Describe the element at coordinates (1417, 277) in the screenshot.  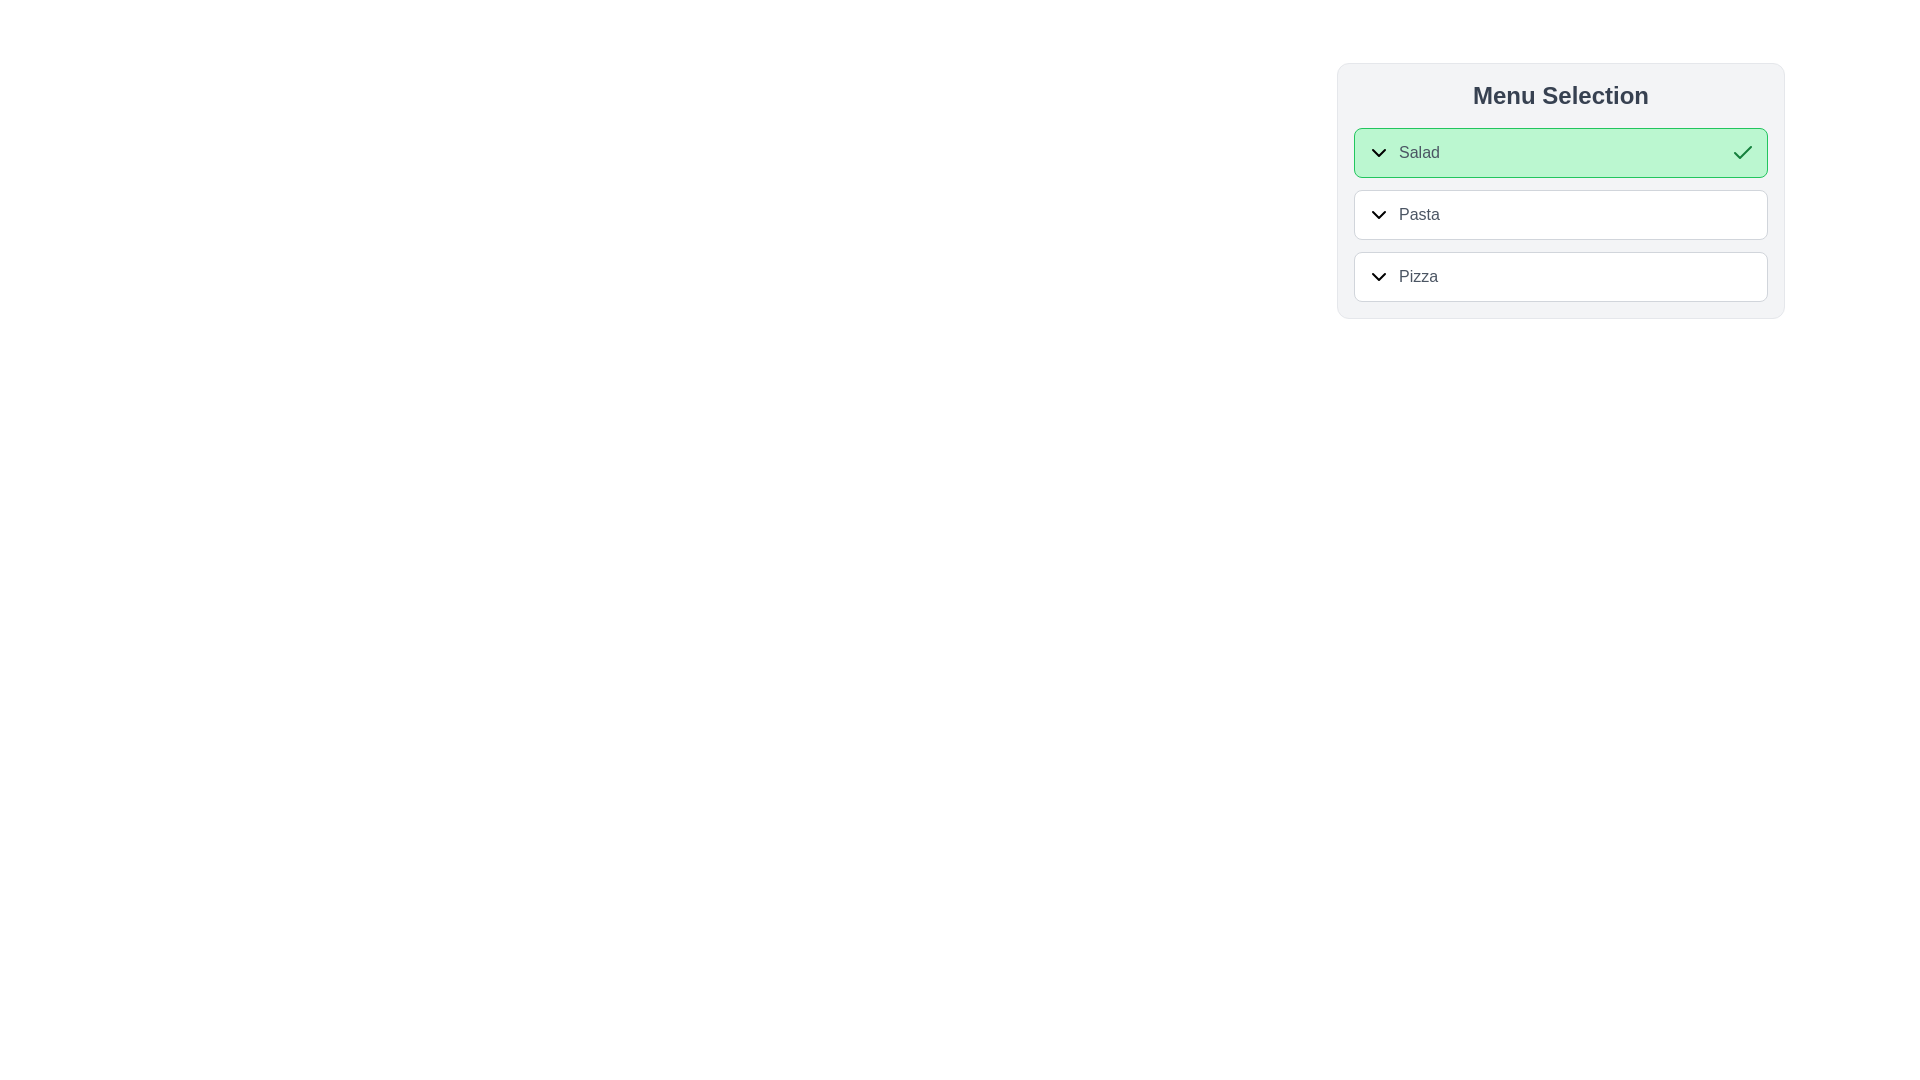
I see `the text label displaying 'Pizza', which is a medium gray font located next to a chevron-down icon in the menu layout` at that location.